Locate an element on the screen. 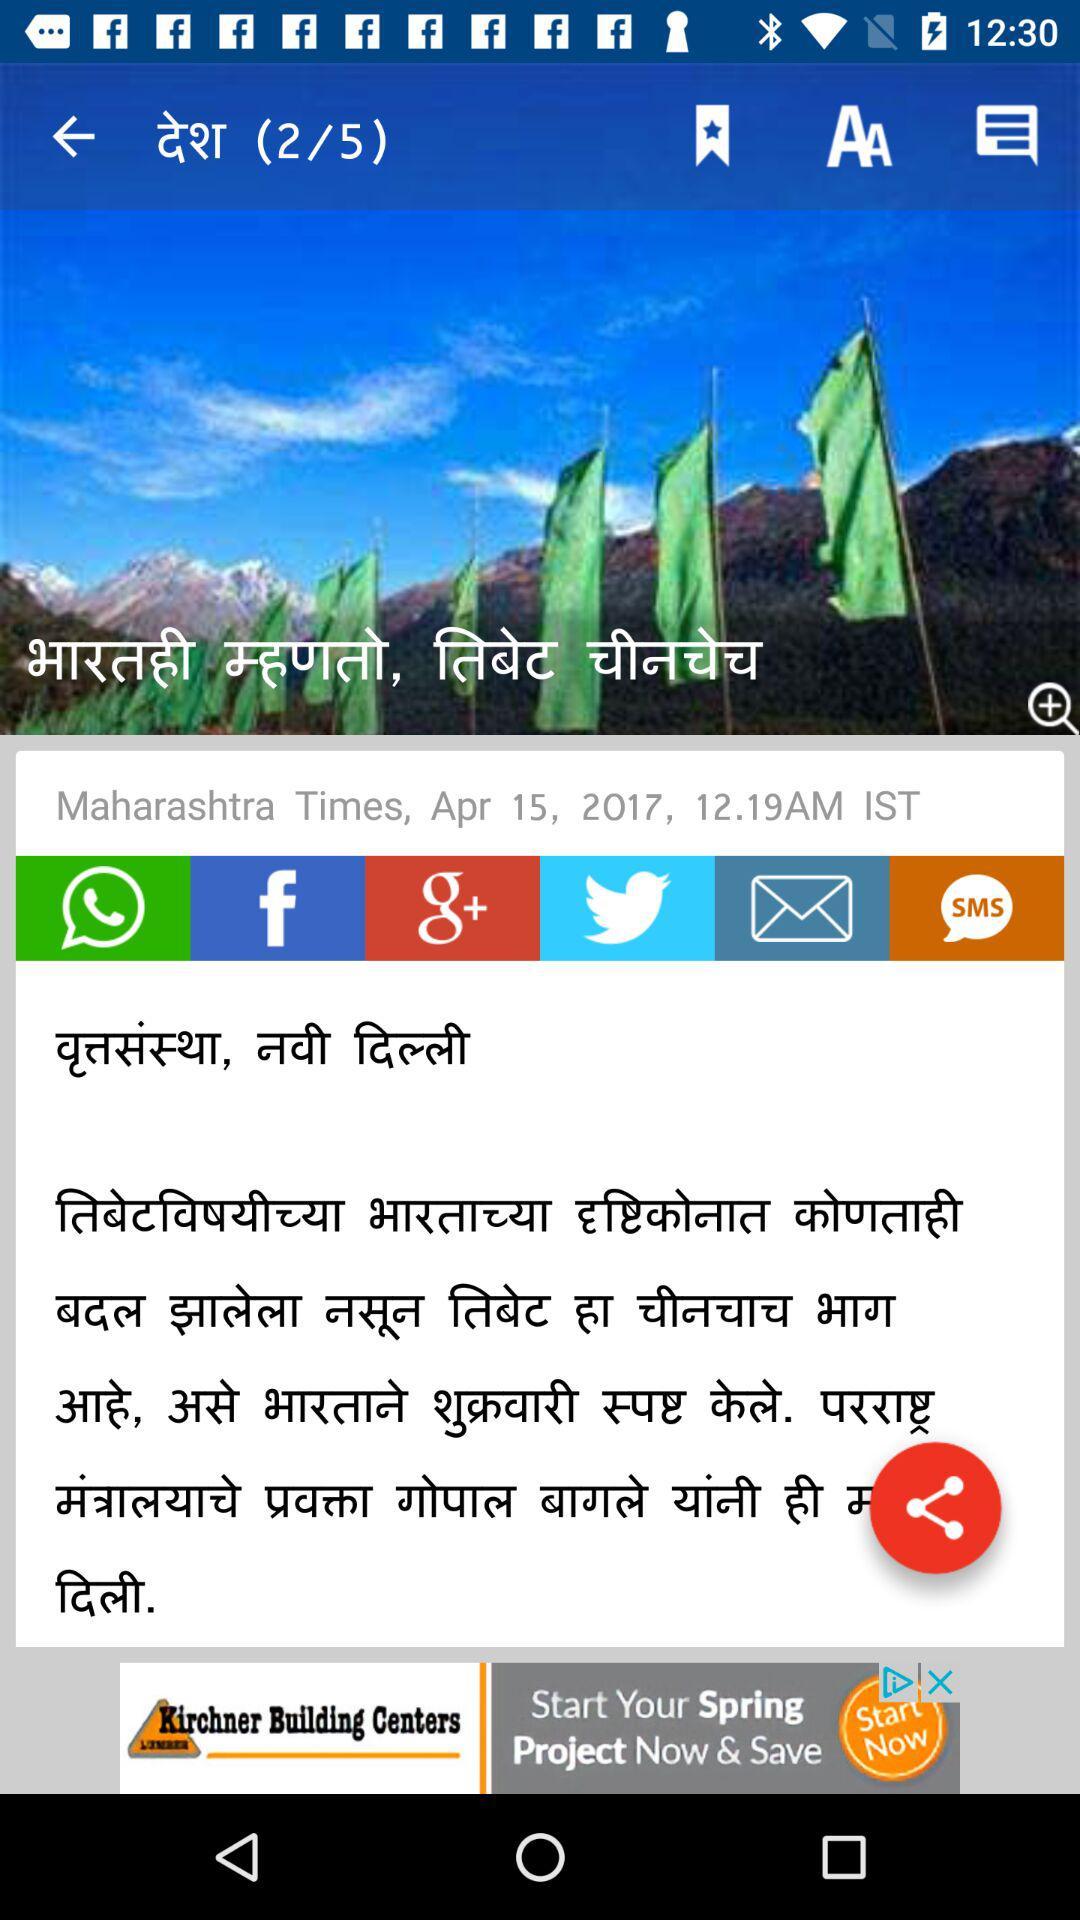 The image size is (1080, 1920). previous page is located at coordinates (72, 135).